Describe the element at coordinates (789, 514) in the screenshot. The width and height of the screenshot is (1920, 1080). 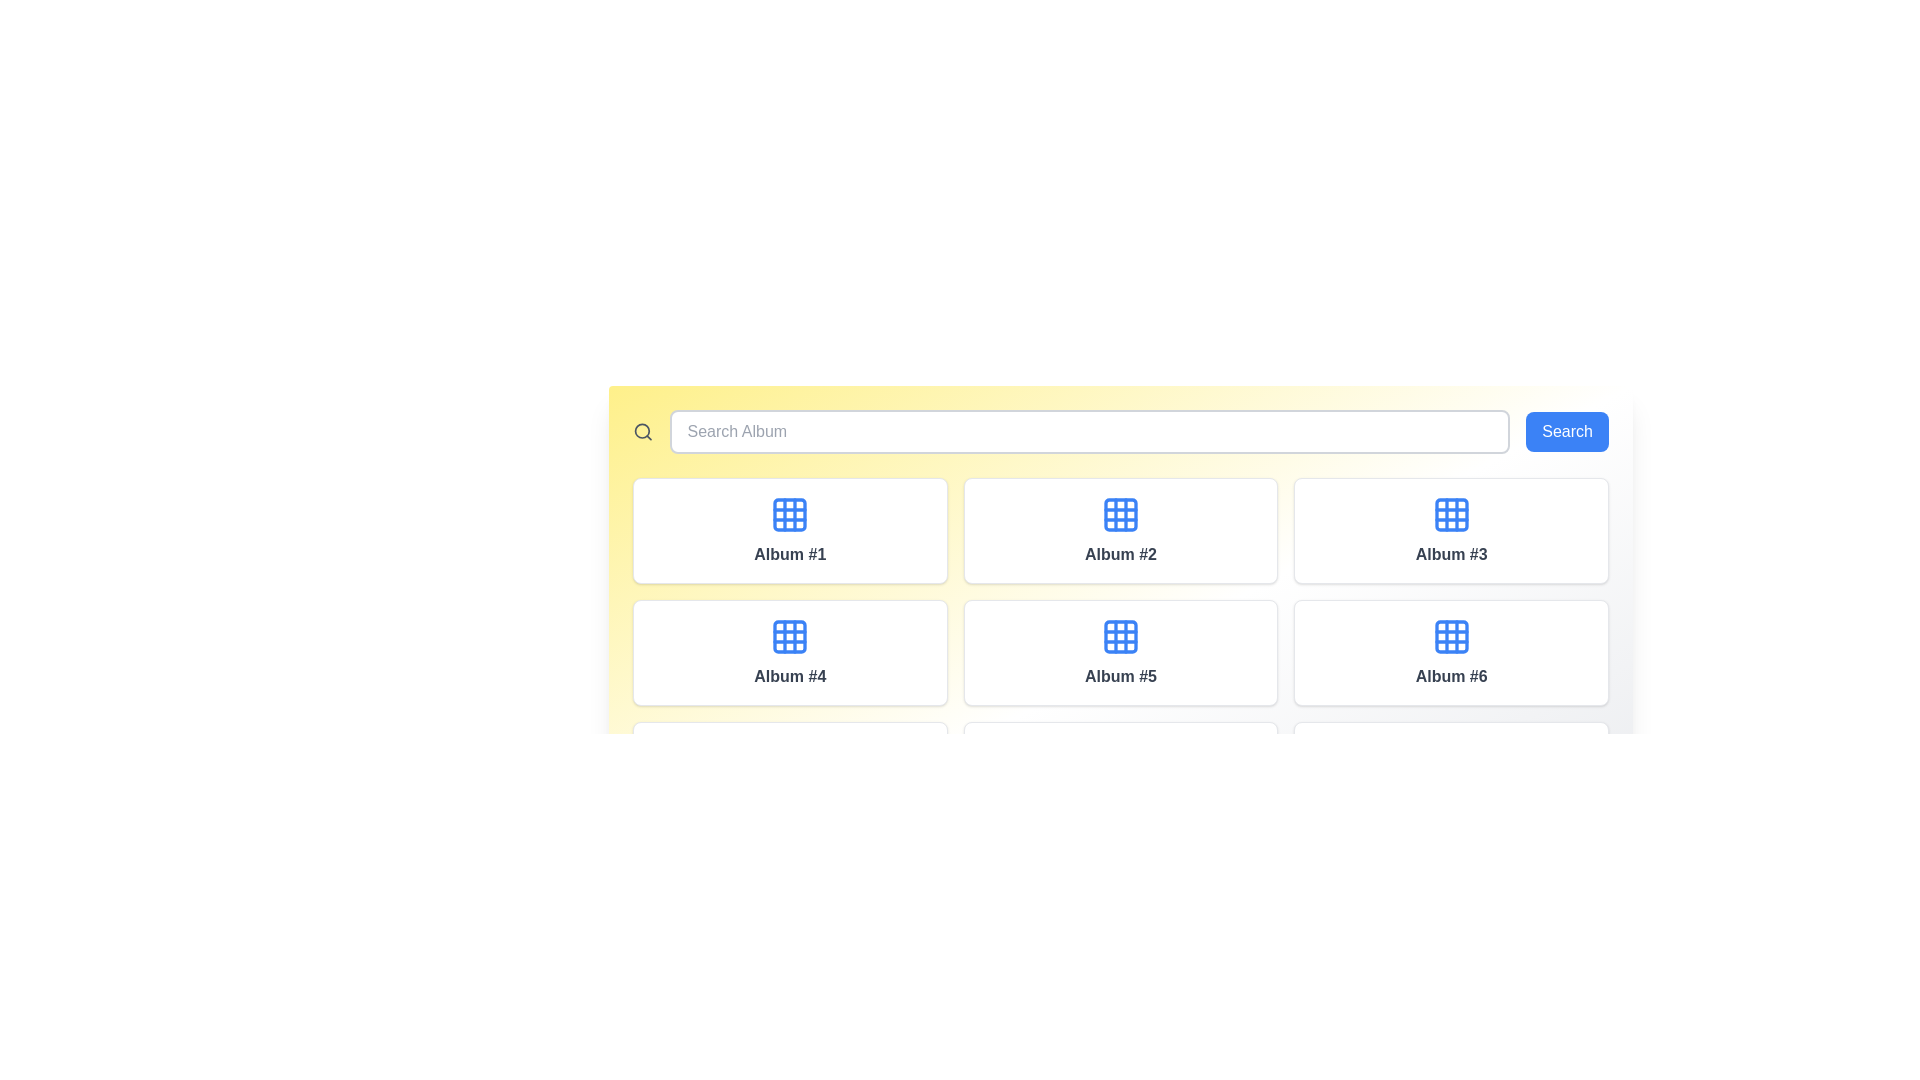
I see `the central rectangular UI component that is a sub-component of the 3x3 grid icon located above the 'Album #1' label` at that location.